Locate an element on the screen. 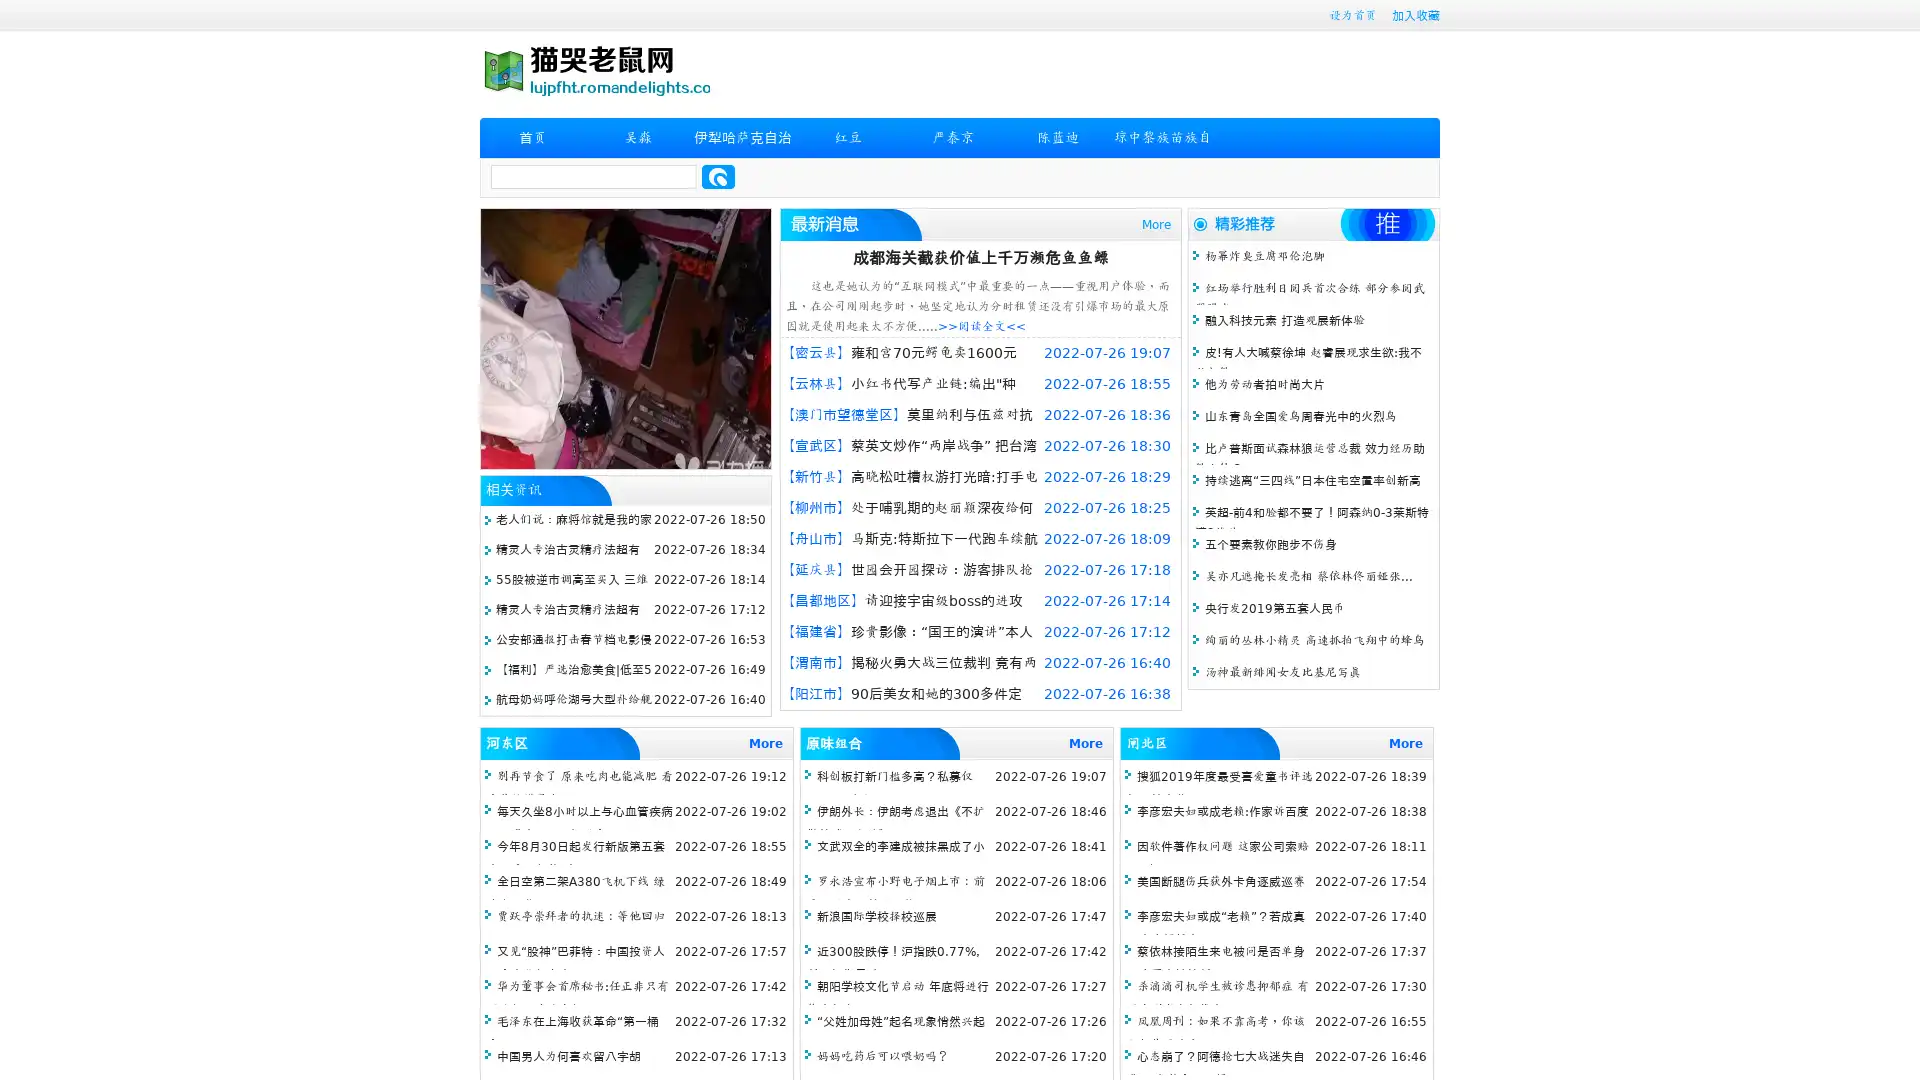 The height and width of the screenshot is (1080, 1920). Search is located at coordinates (718, 176).